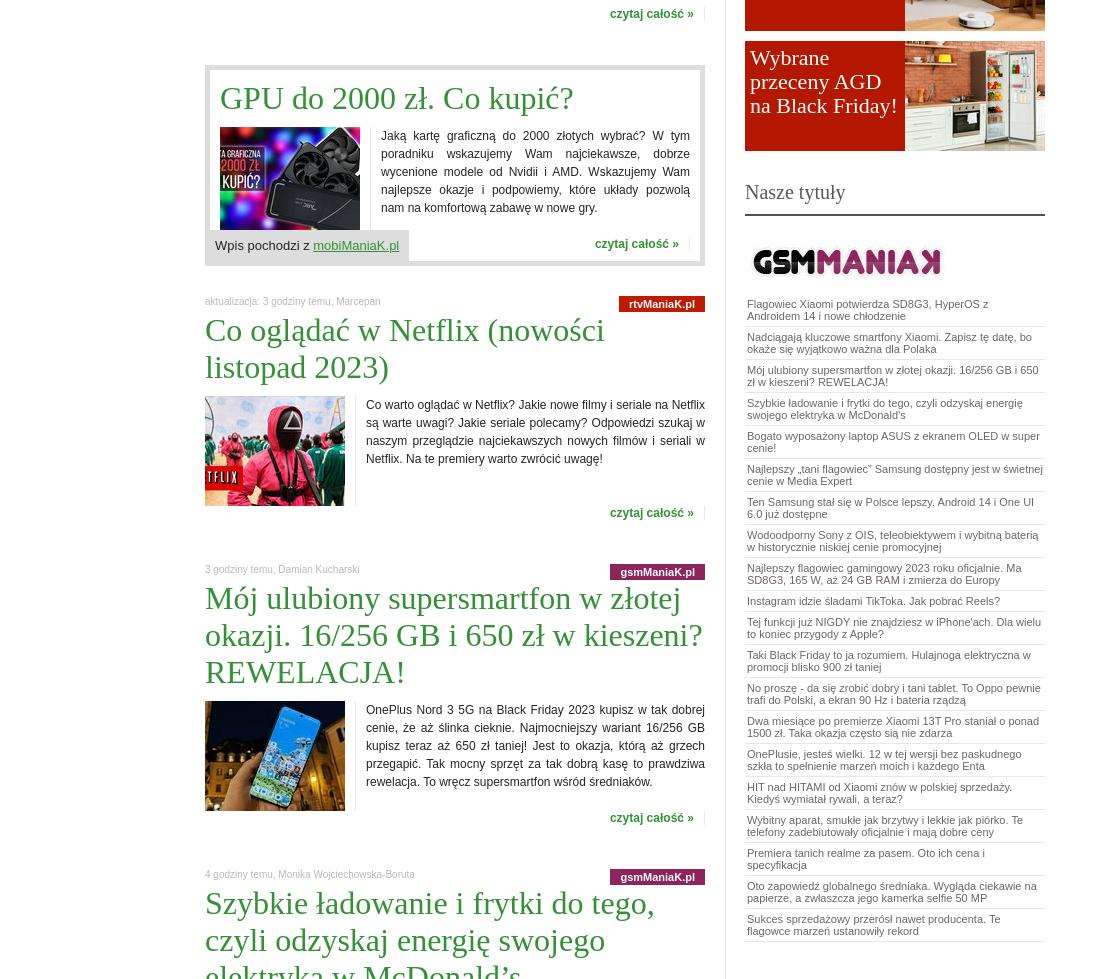 Image resolution: width=1100 pixels, height=979 pixels. I want to click on 'Najlepszy flagowiec gamingowy 2023 roku oficjalnie. Ma SD8G3, 165 W, aż 24 GB RAM i zmierza do Europy', so click(882, 572).